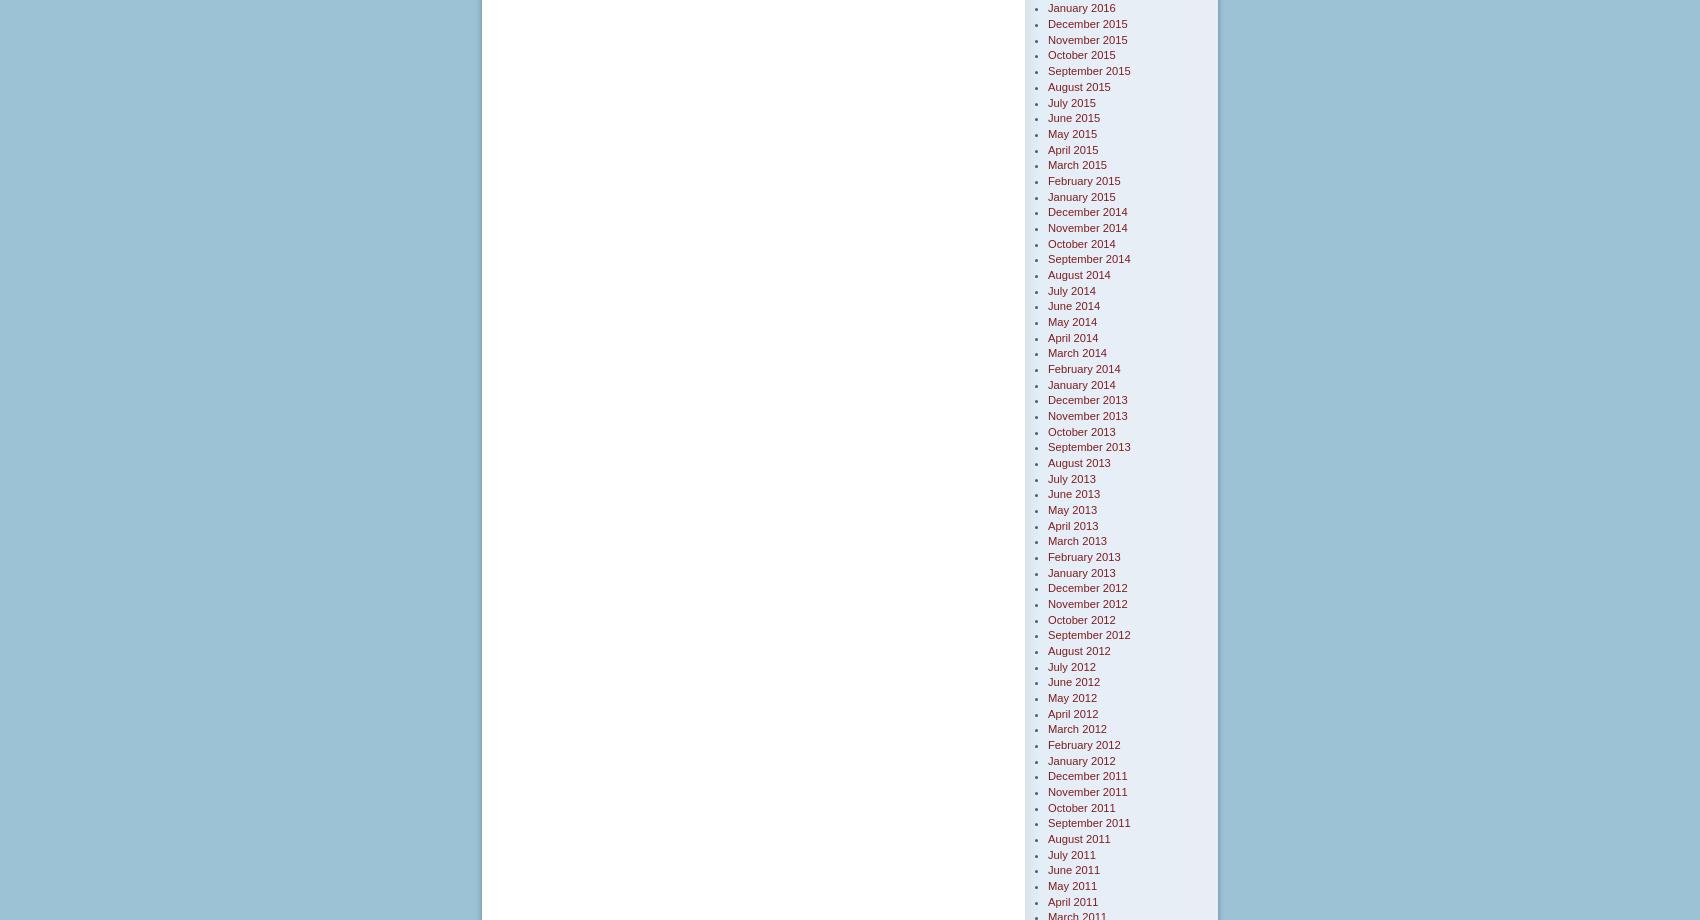  Describe the element at coordinates (1078, 649) in the screenshot. I see `'August 2012'` at that location.